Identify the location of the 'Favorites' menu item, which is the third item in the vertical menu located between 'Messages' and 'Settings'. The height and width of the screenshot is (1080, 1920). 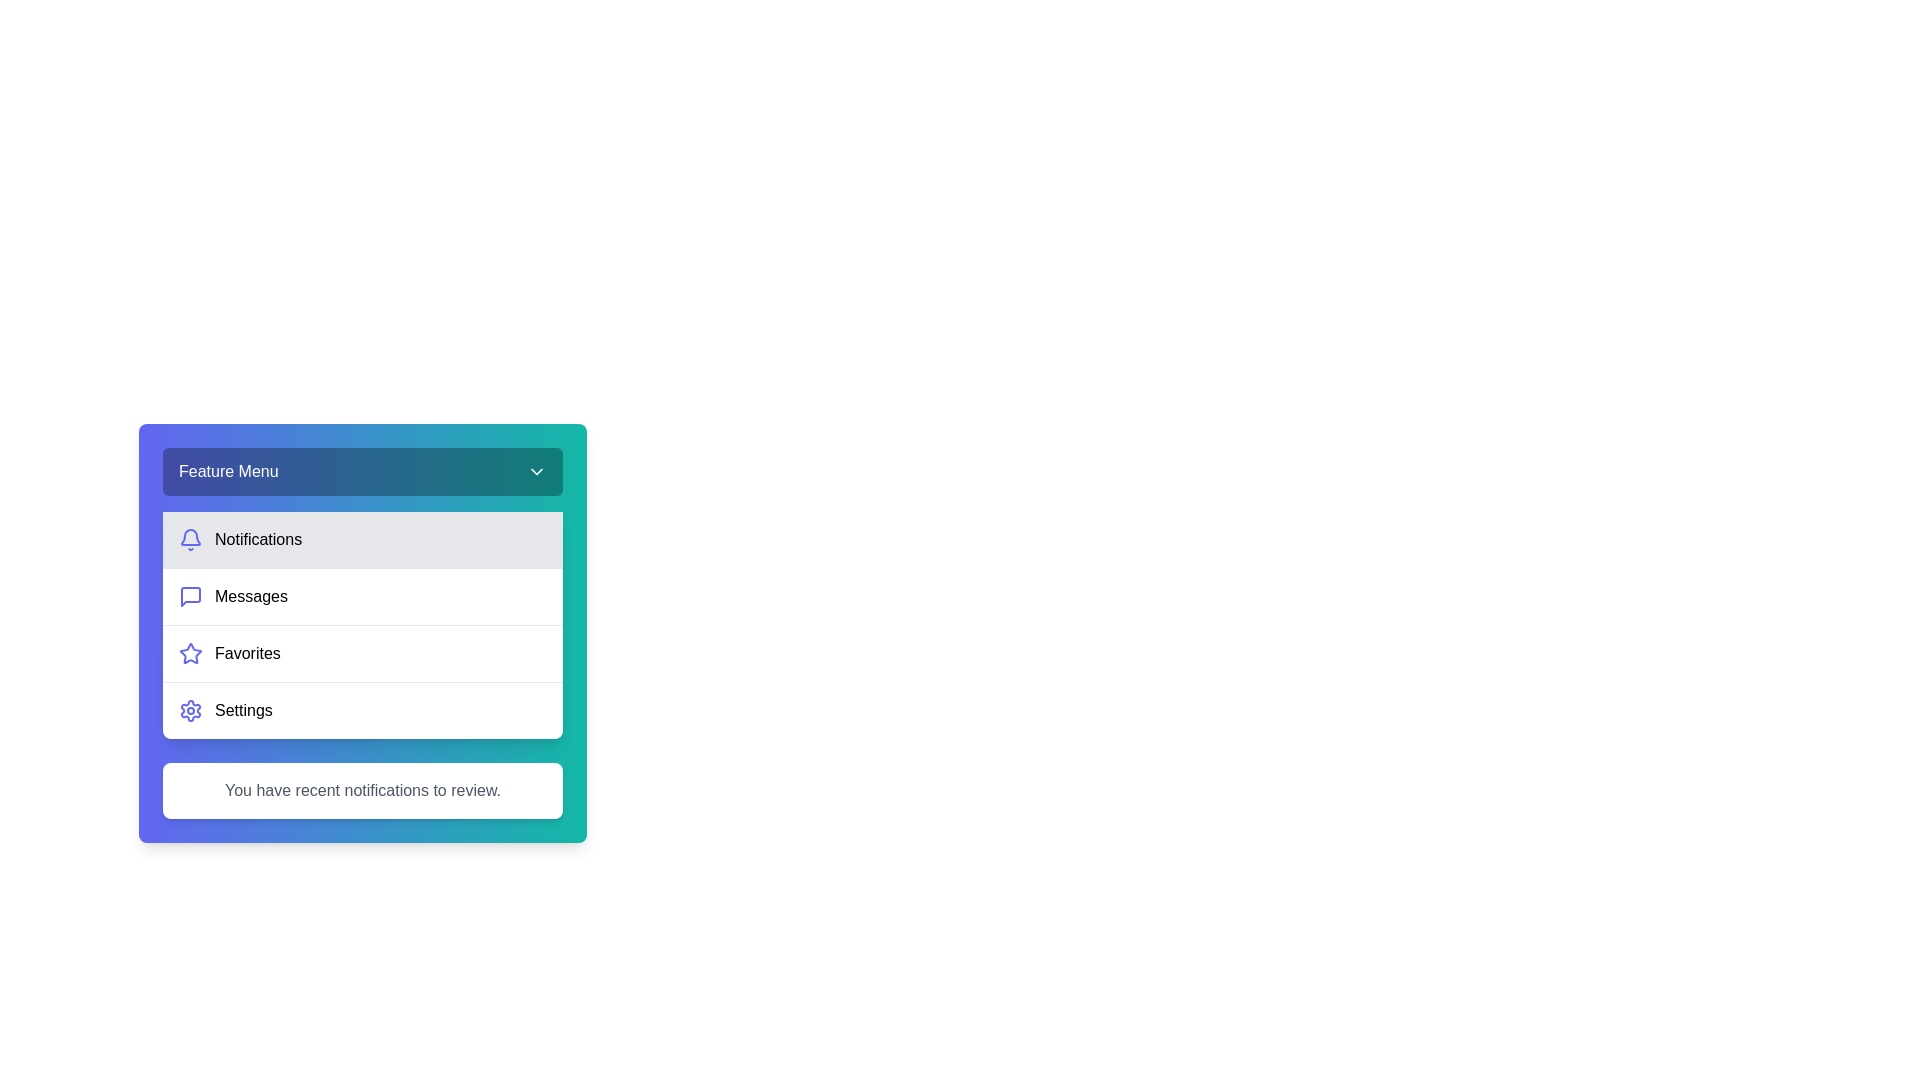
(363, 652).